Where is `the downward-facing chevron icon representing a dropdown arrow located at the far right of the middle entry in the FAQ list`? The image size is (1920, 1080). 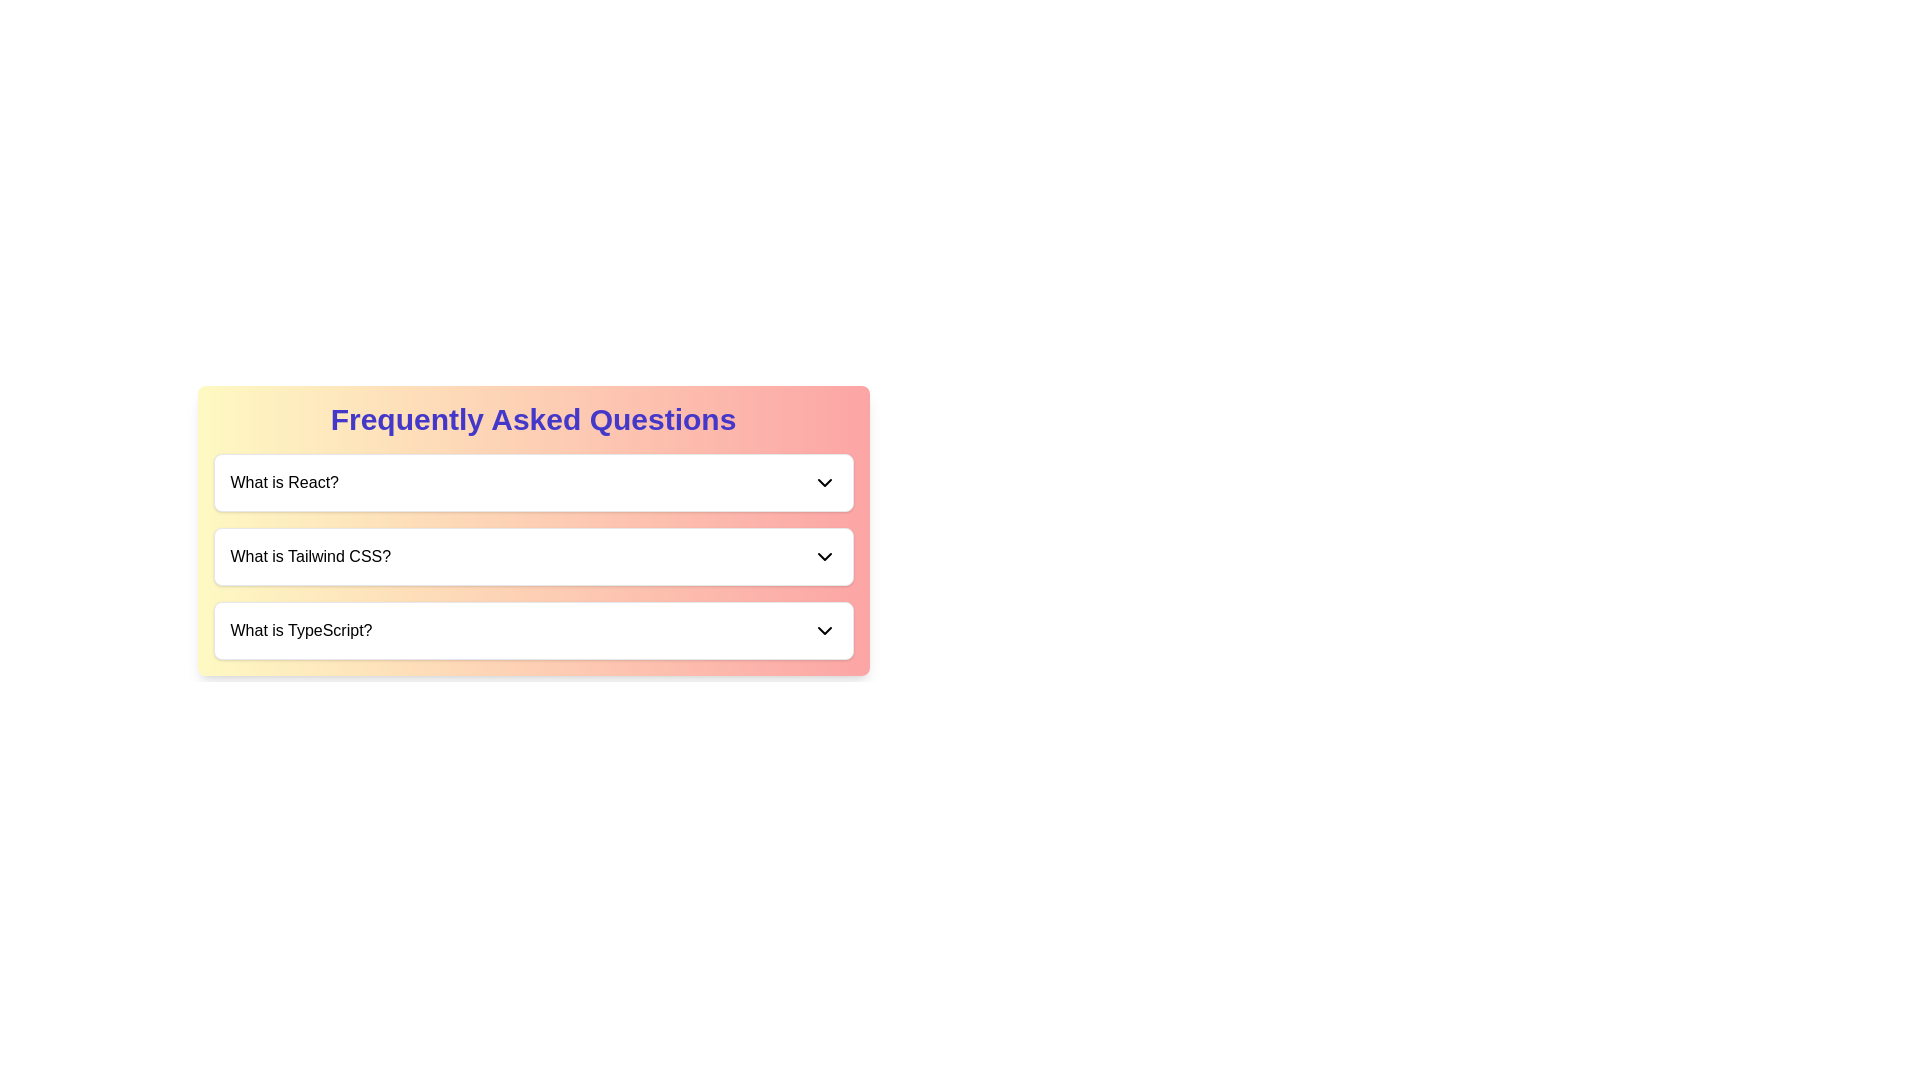 the downward-facing chevron icon representing a dropdown arrow located at the far right of the middle entry in the FAQ list is located at coordinates (824, 556).